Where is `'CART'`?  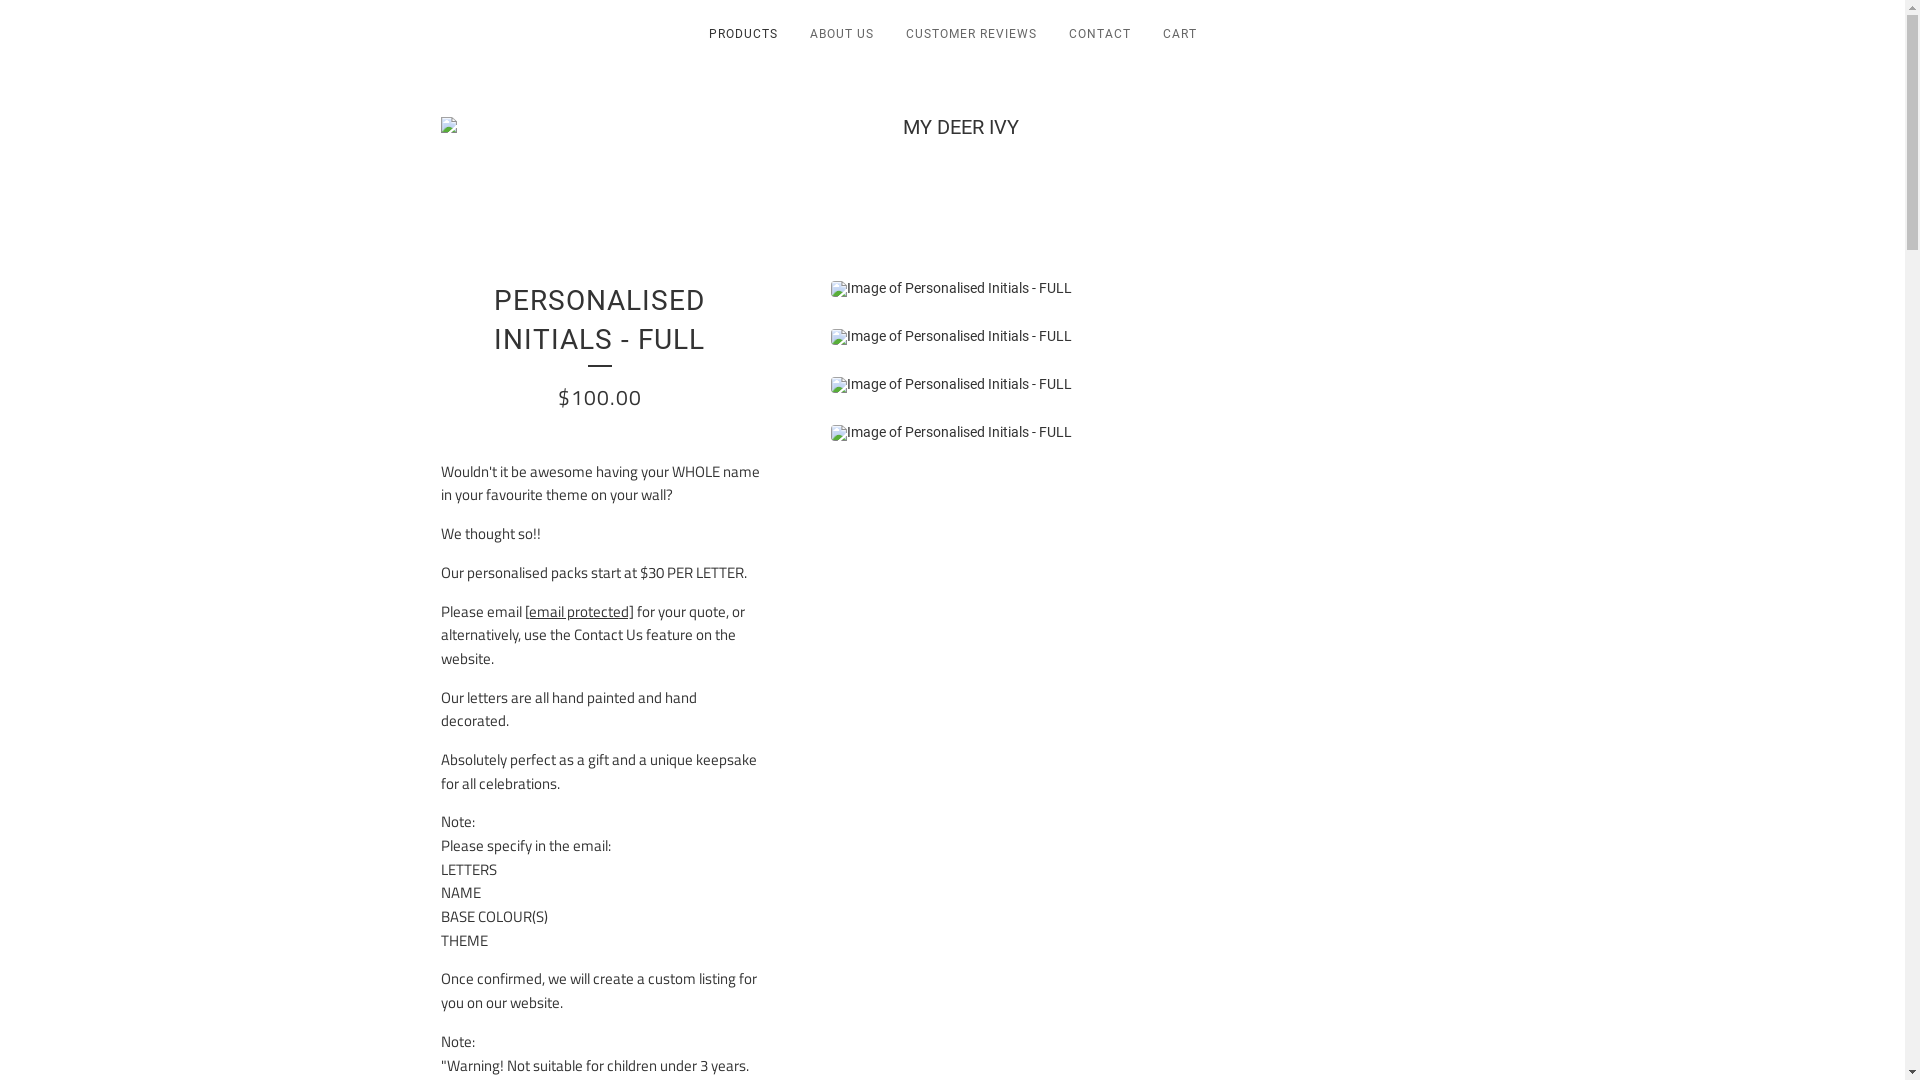
'CART' is located at coordinates (1146, 38).